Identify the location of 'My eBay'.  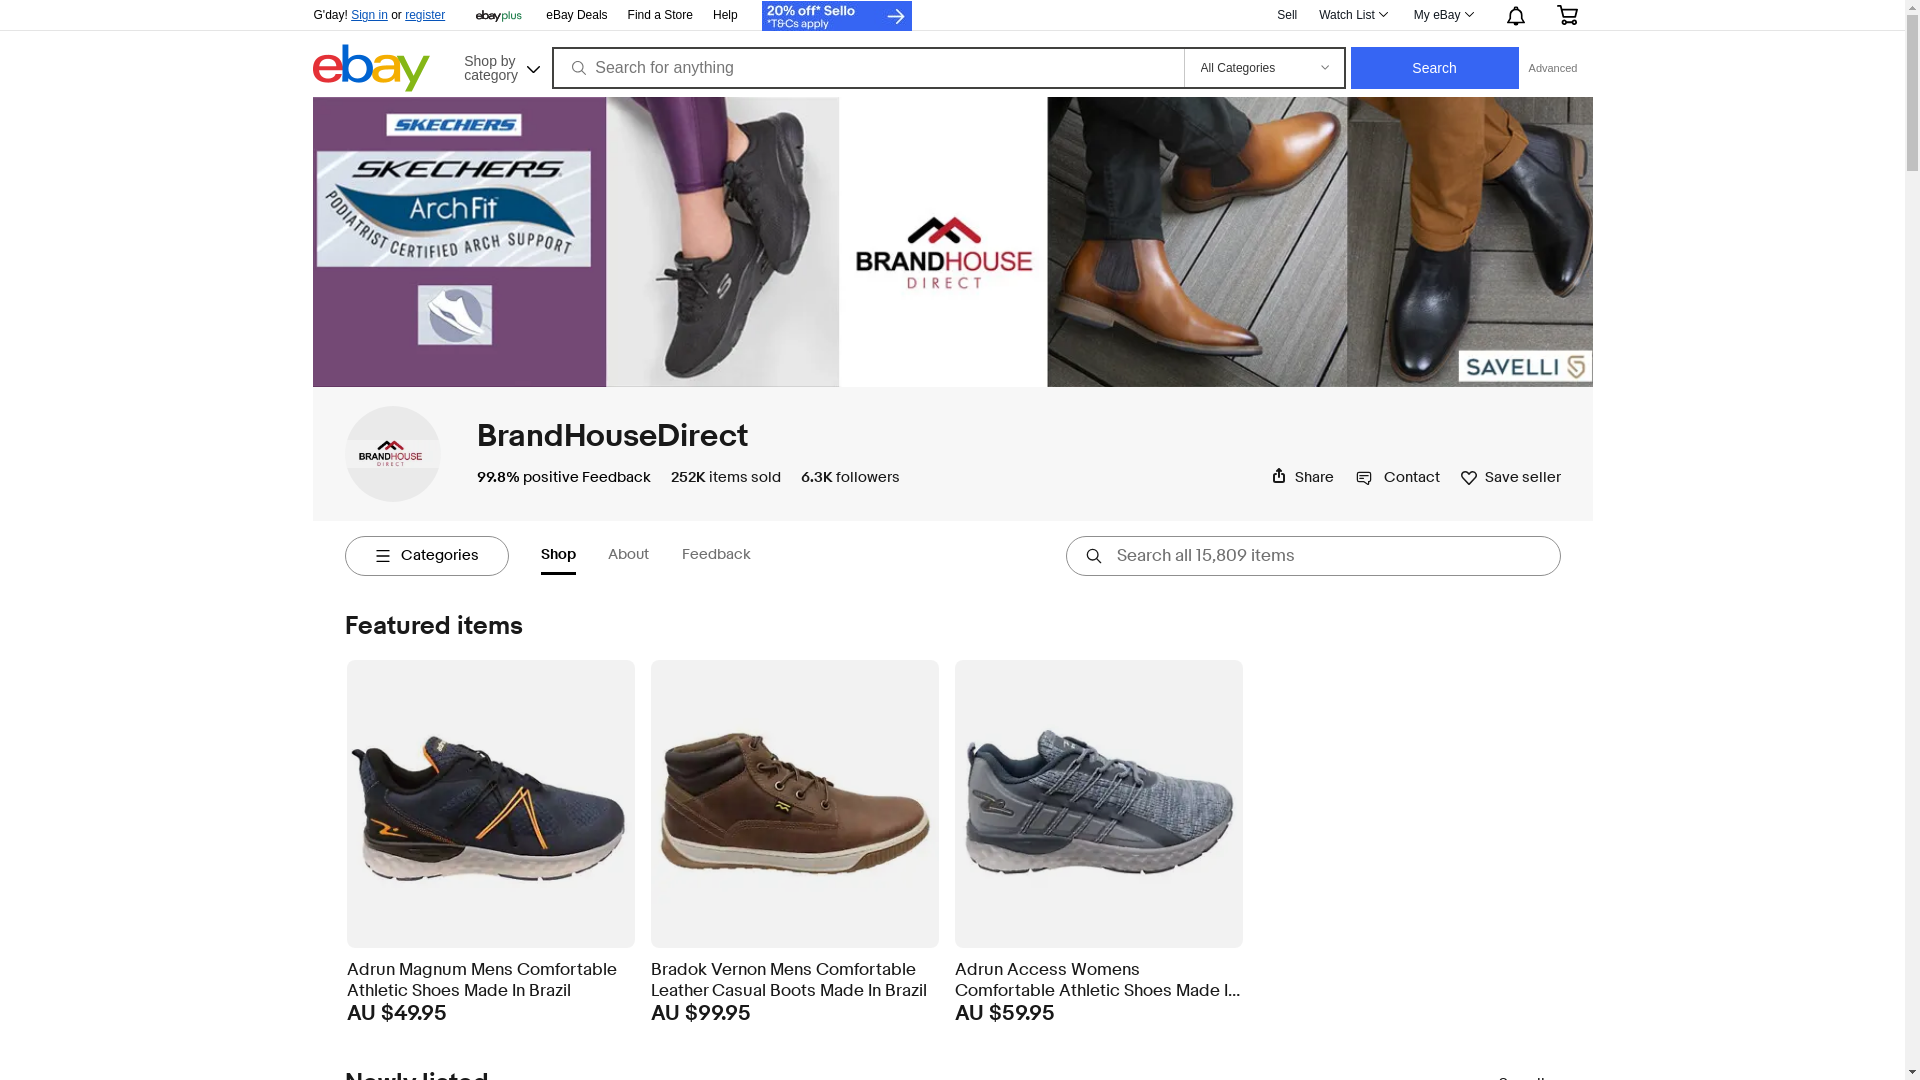
(1443, 15).